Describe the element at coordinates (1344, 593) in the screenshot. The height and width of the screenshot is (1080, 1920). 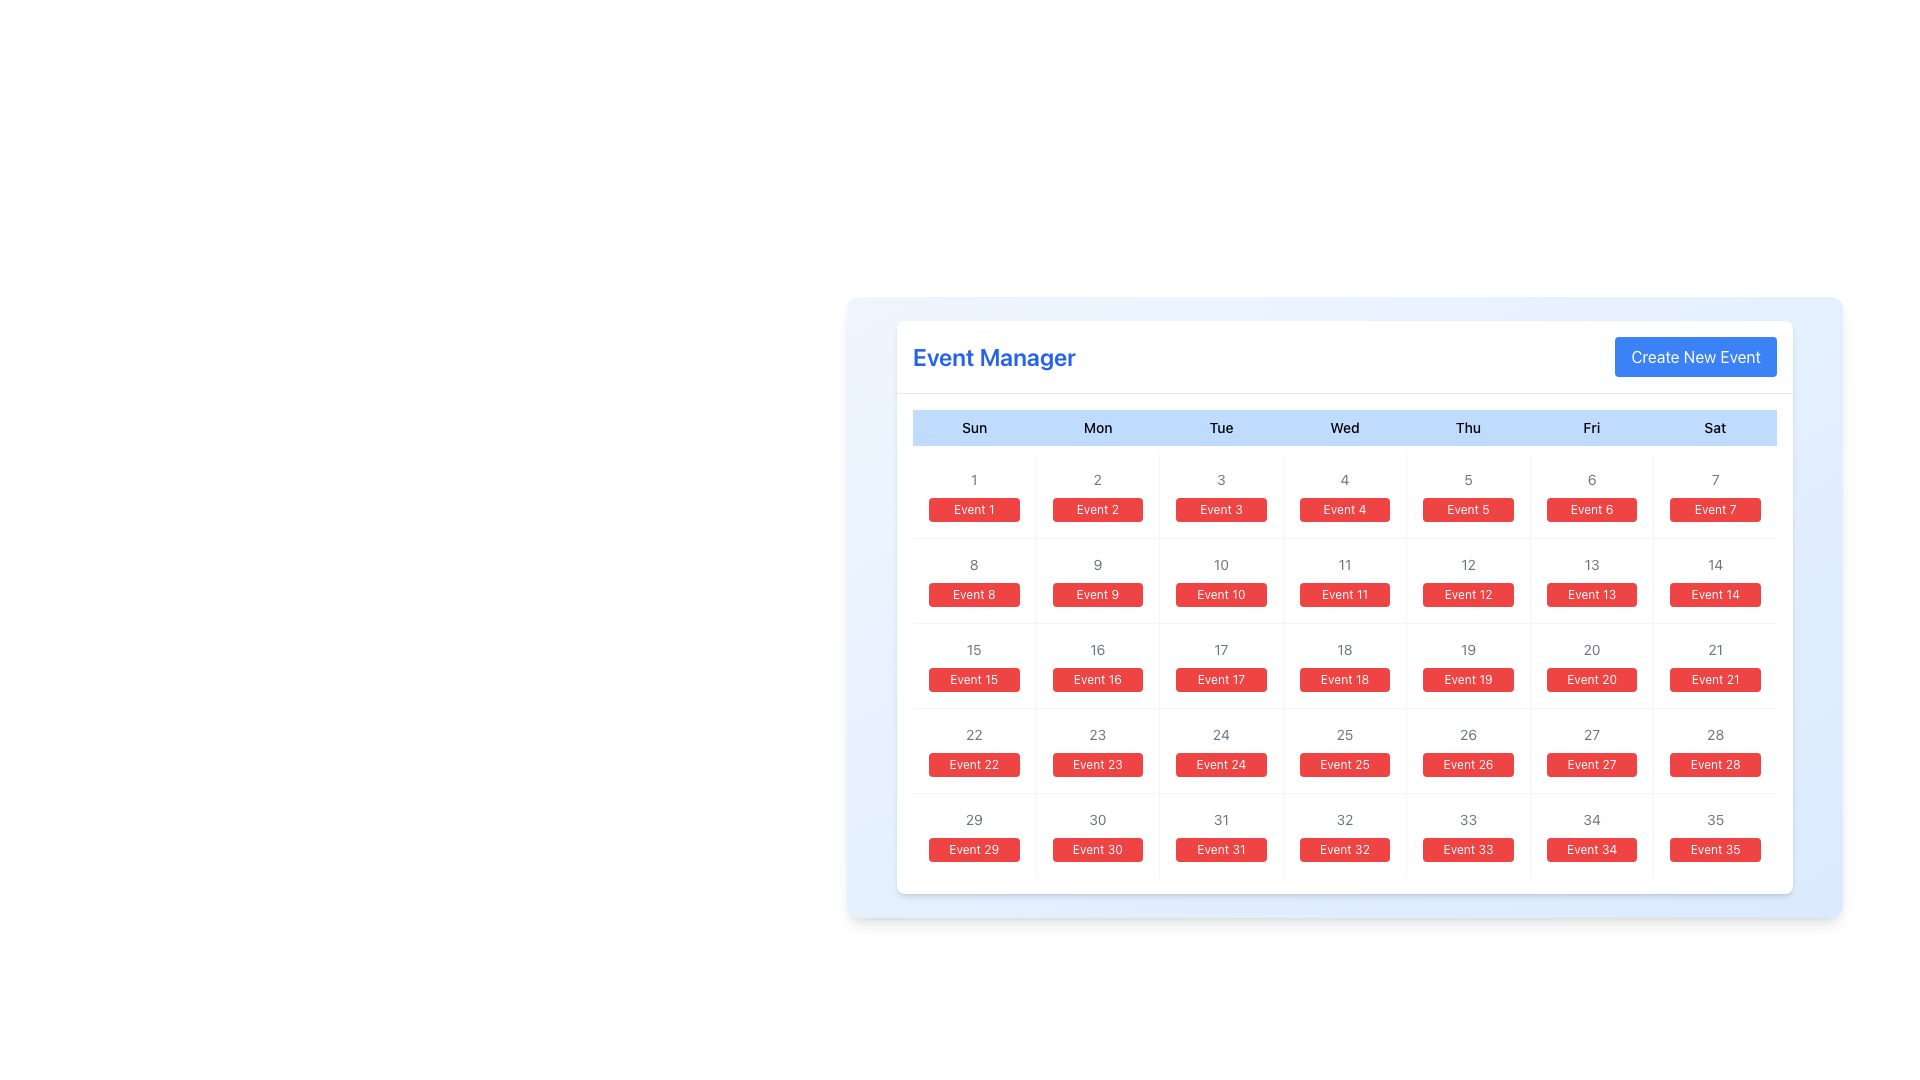
I see `the non-interactive button labeled 'Event 11' located in the calendar grid below the 'Wed' header` at that location.